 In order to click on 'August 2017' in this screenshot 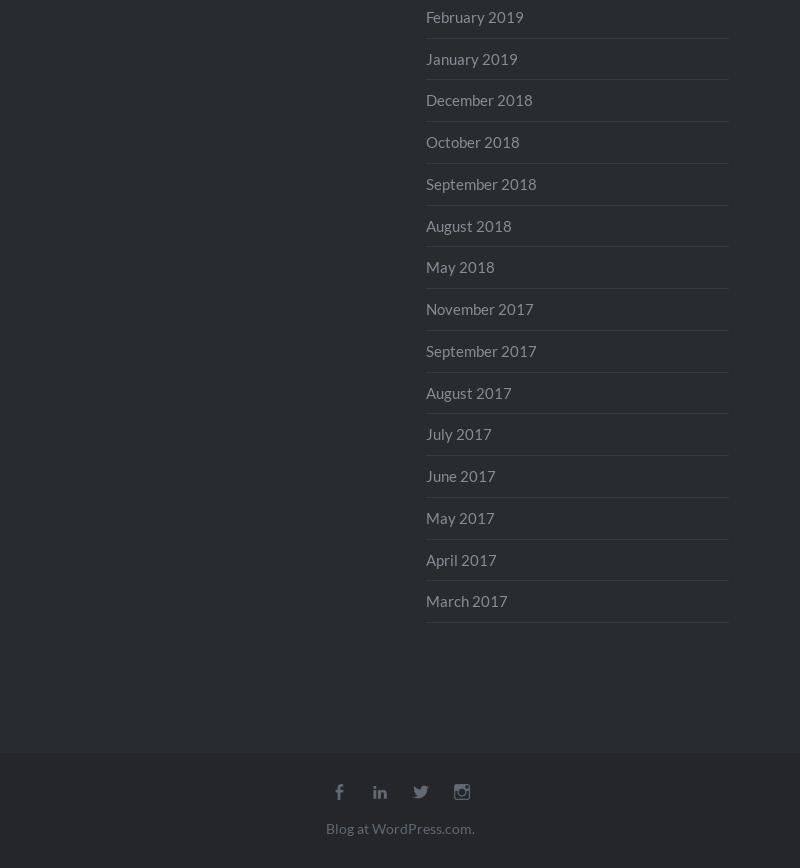, I will do `click(468, 391)`.